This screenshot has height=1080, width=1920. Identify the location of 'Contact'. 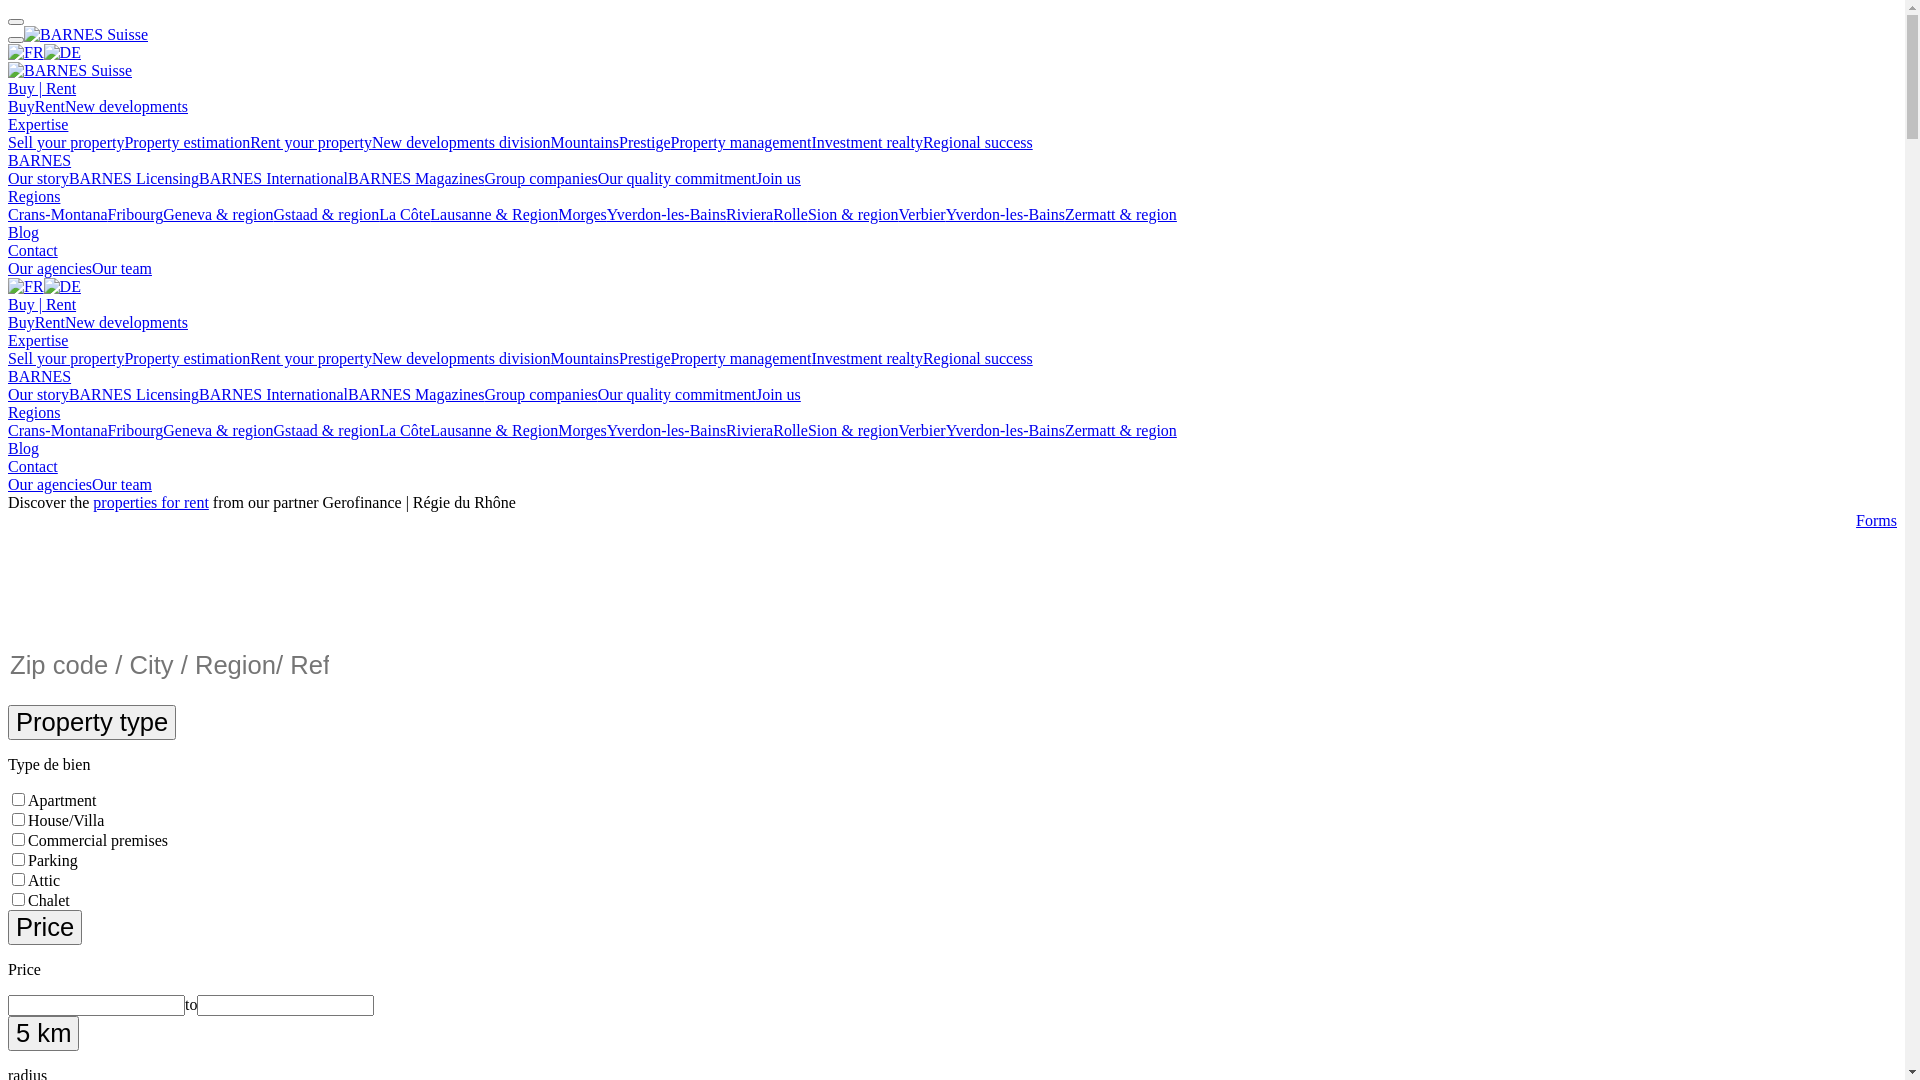
(33, 466).